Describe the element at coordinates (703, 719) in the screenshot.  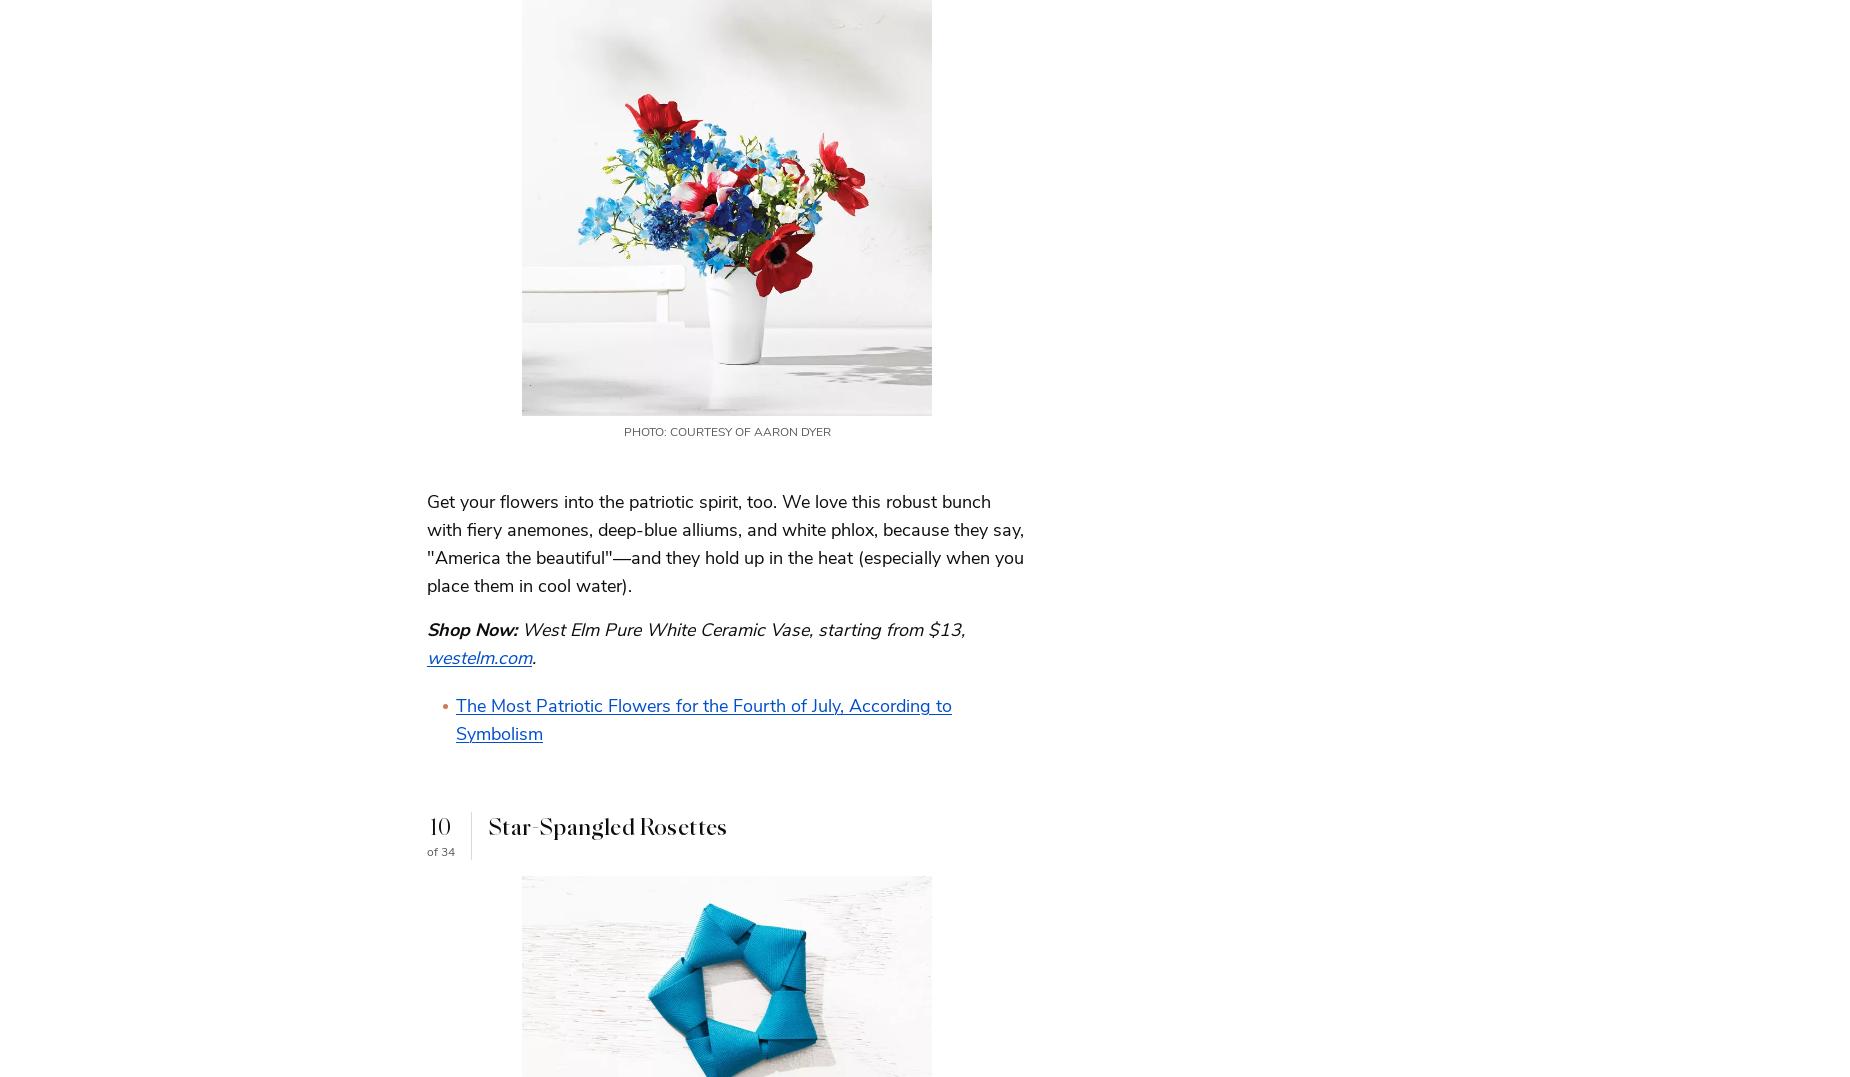
I see `'The Most Patriotic Flowers for the Fourth of July, According to Symbolism'` at that location.